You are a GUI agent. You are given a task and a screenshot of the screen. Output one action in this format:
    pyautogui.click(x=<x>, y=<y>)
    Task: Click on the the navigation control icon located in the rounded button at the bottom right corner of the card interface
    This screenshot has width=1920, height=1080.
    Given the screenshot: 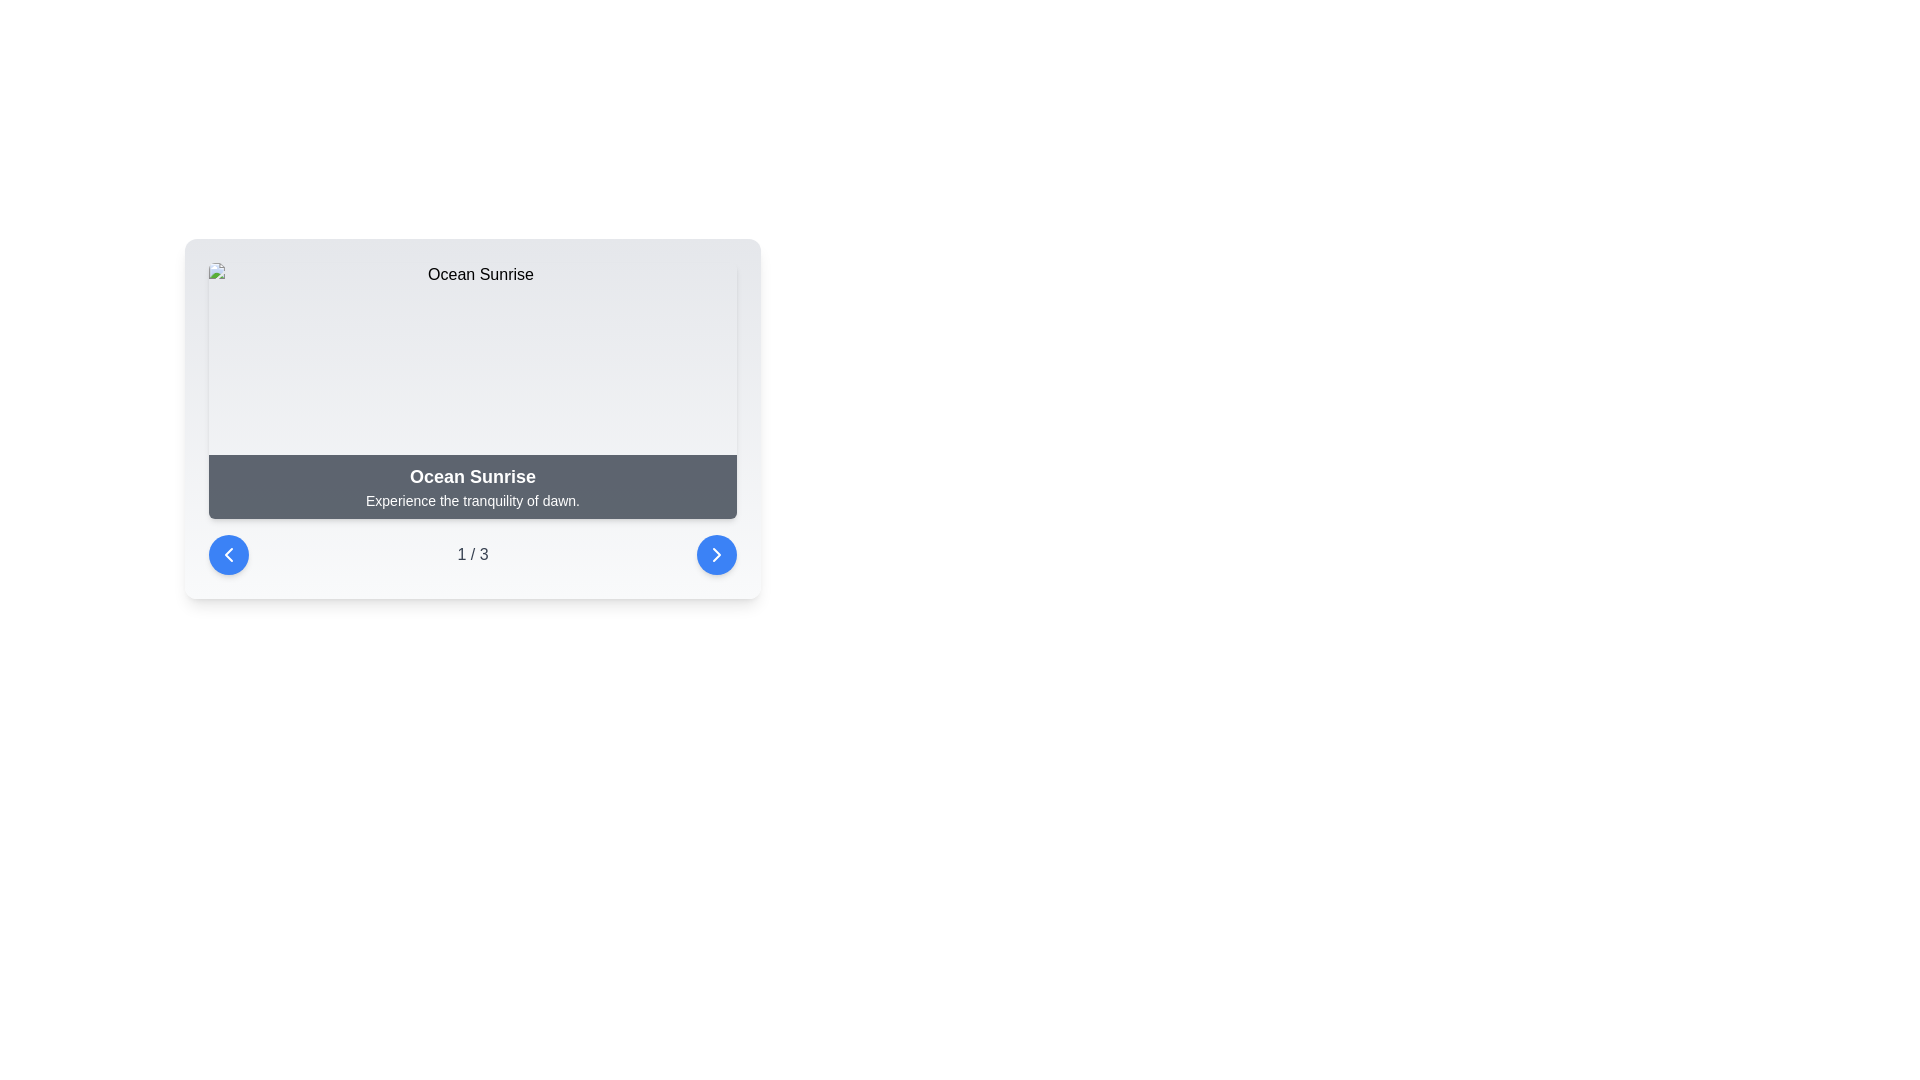 What is the action you would take?
    pyautogui.click(x=716, y=555)
    